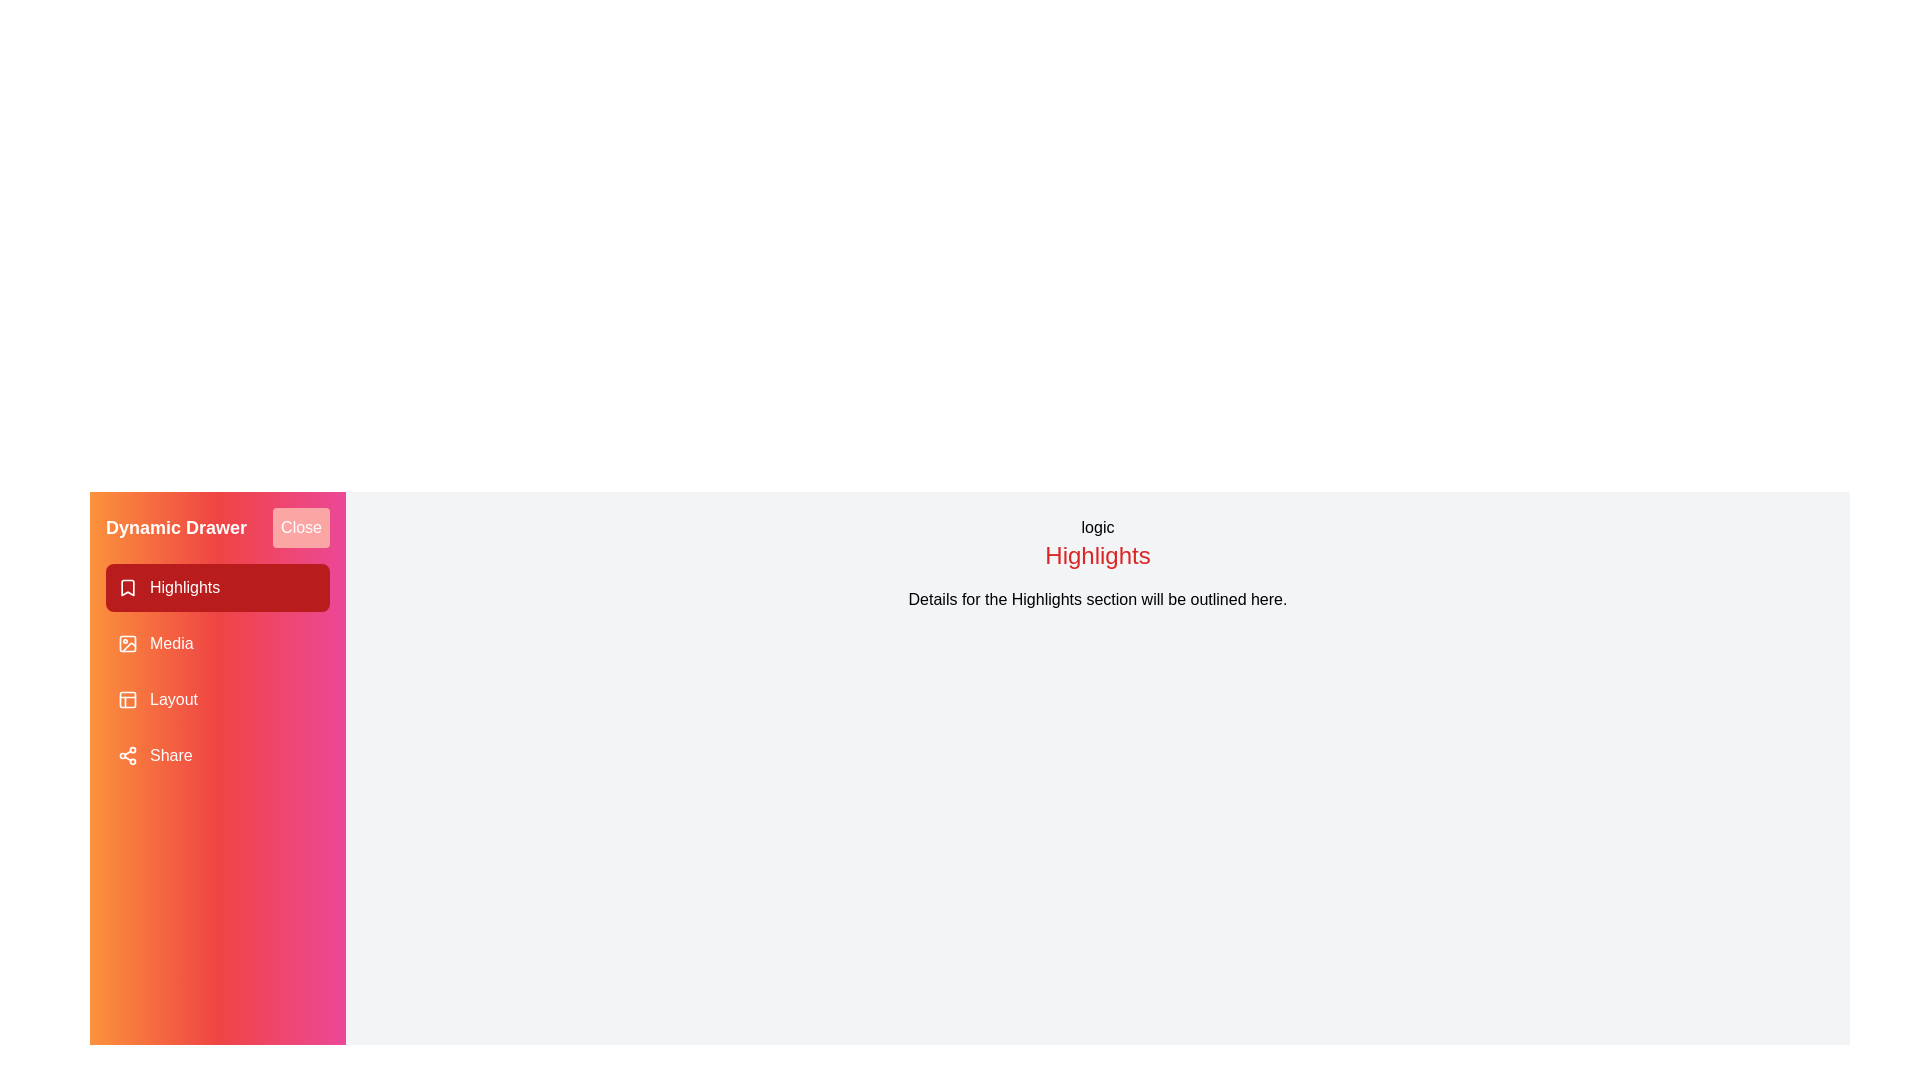 The height and width of the screenshot is (1080, 1920). Describe the element at coordinates (217, 756) in the screenshot. I see `the section Share from the drawer` at that location.